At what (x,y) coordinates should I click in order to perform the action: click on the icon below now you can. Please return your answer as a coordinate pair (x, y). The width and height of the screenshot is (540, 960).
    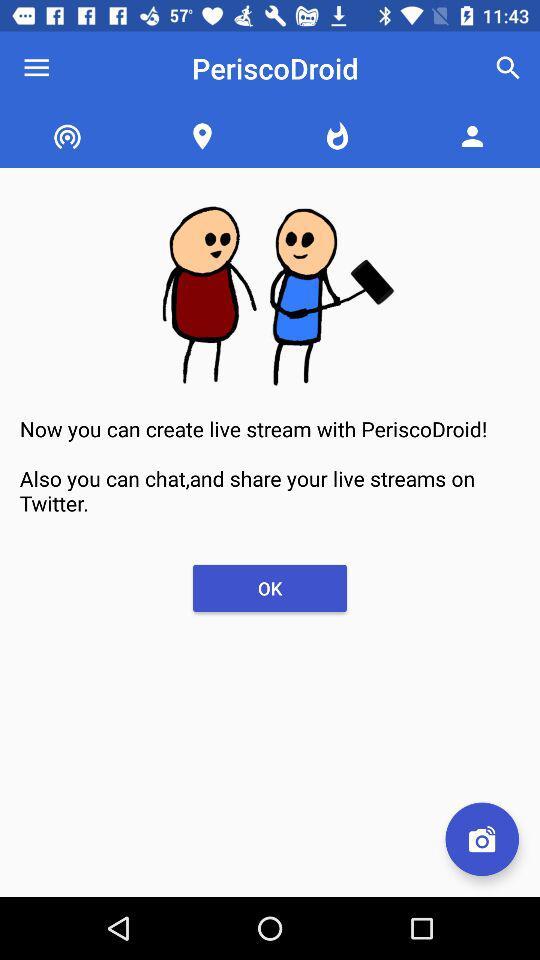
    Looking at the image, I should click on (481, 839).